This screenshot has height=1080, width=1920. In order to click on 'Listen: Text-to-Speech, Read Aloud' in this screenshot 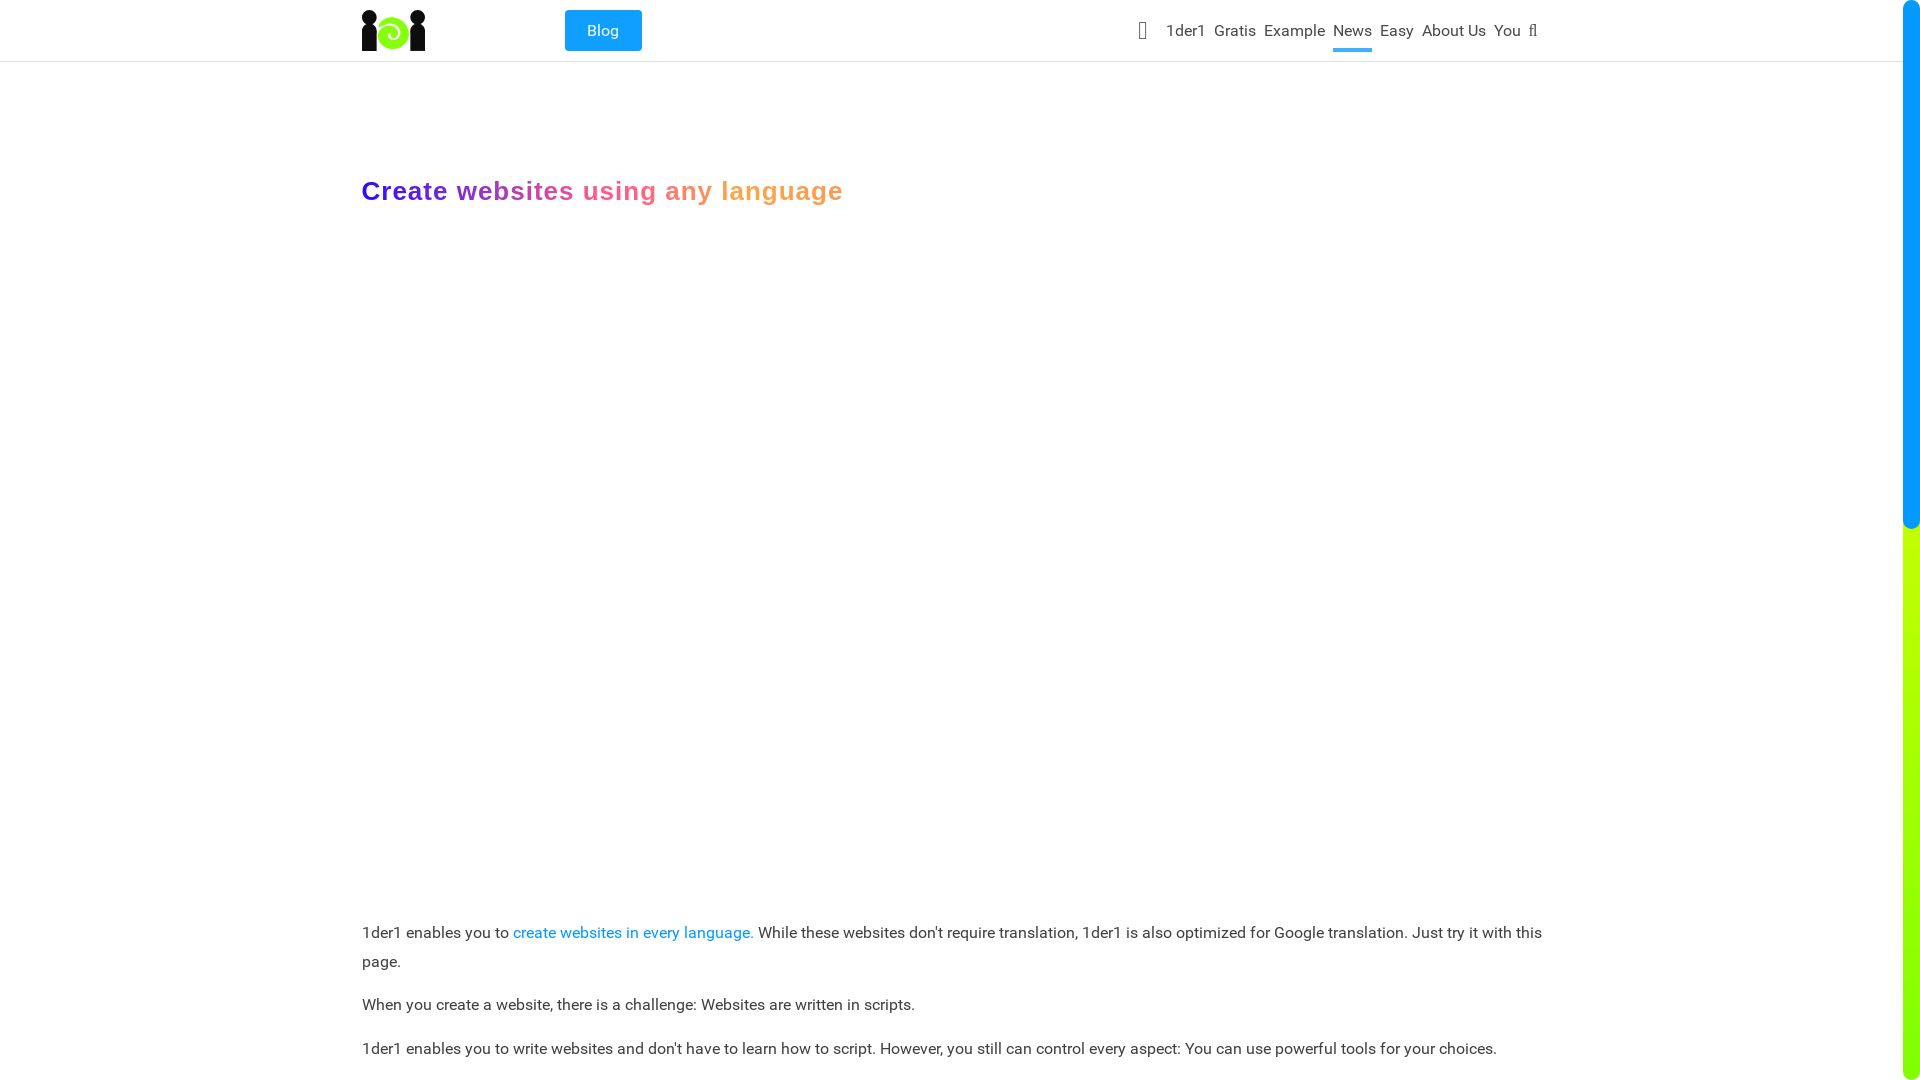, I will do `click(1145, 29)`.